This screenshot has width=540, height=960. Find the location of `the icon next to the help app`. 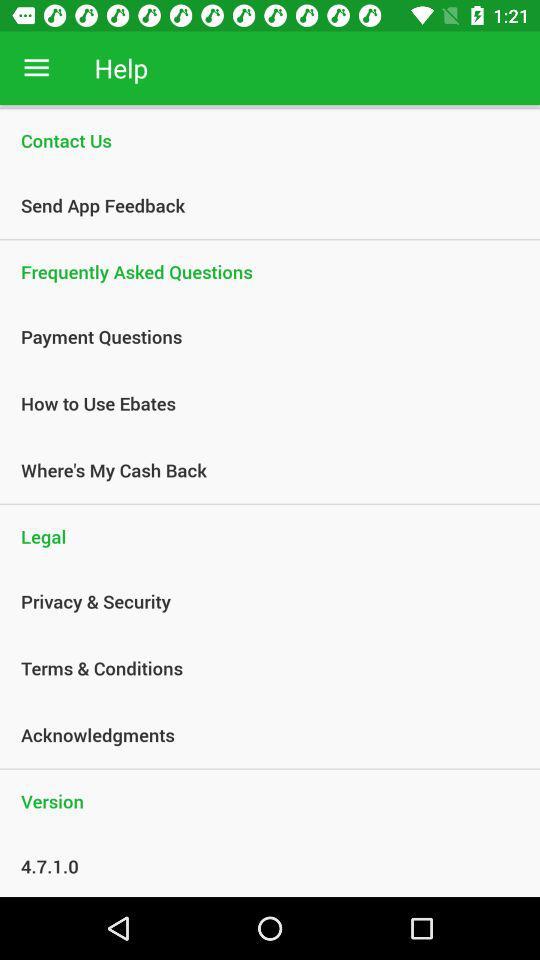

the icon next to the help app is located at coordinates (36, 68).